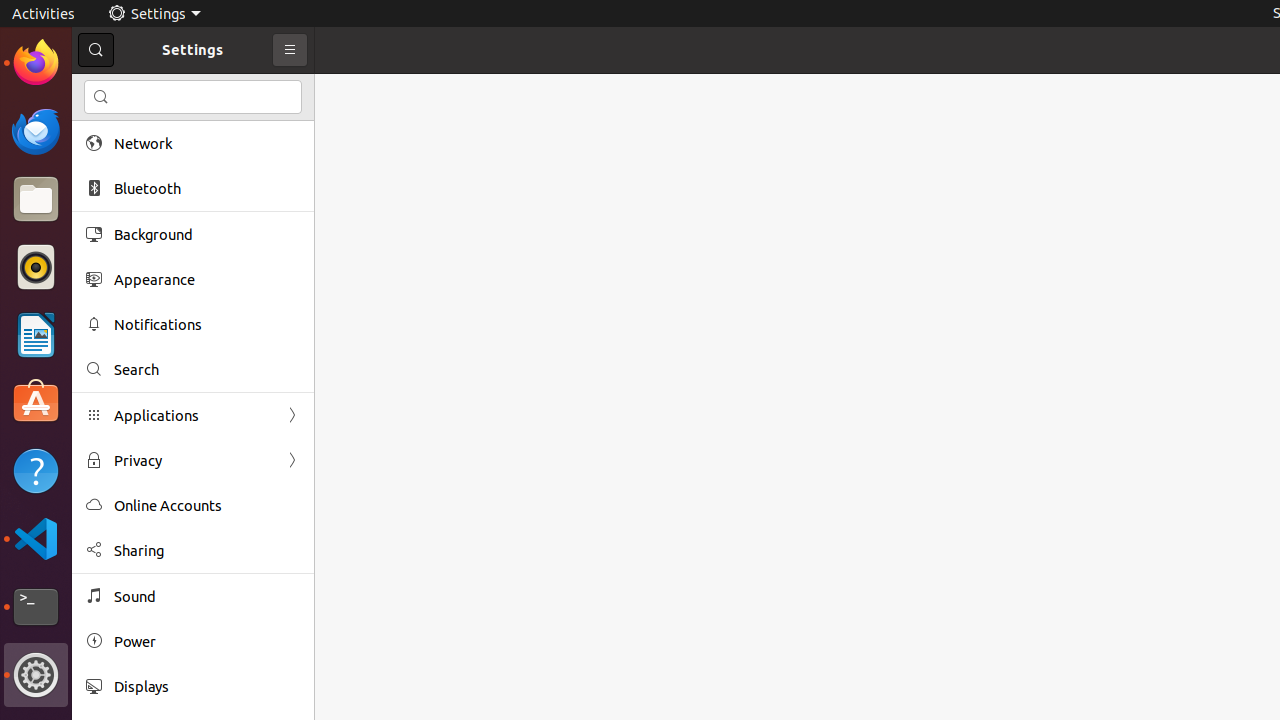 The image size is (1280, 720). What do you see at coordinates (206, 279) in the screenshot?
I see `'Appearance'` at bounding box center [206, 279].